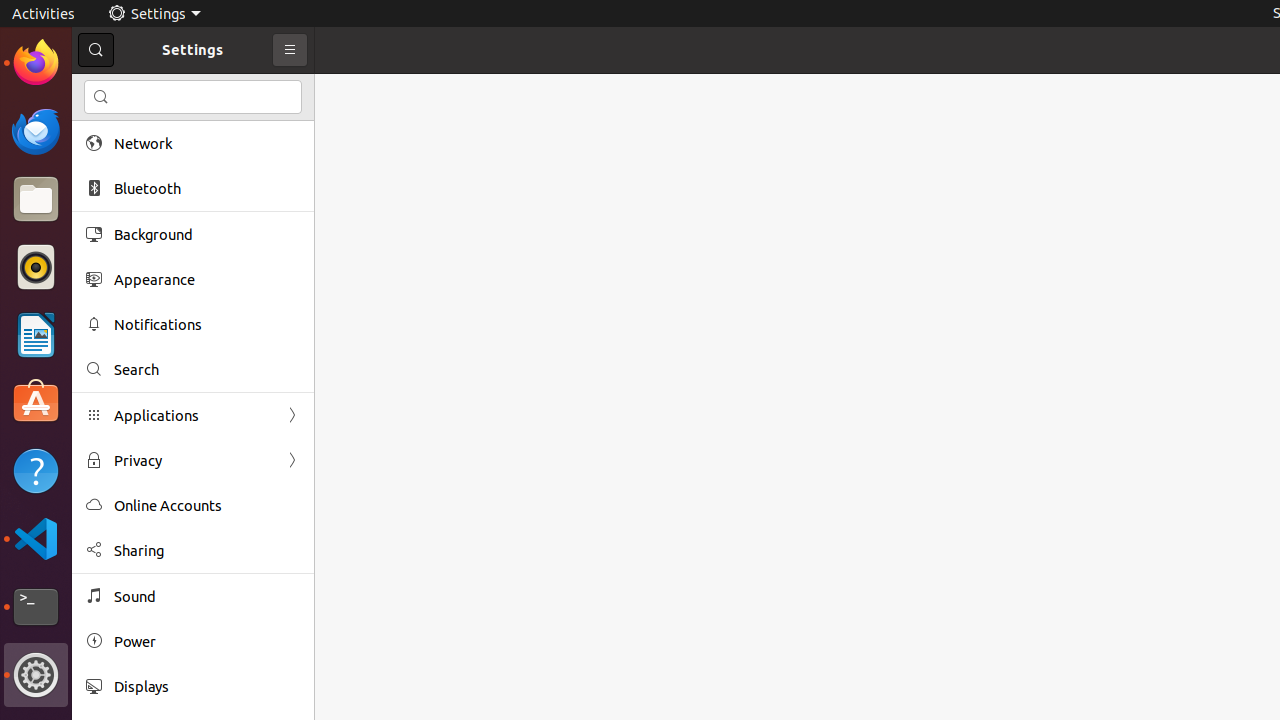 The image size is (1280, 720). What do you see at coordinates (206, 279) in the screenshot?
I see `'Appearance'` at bounding box center [206, 279].